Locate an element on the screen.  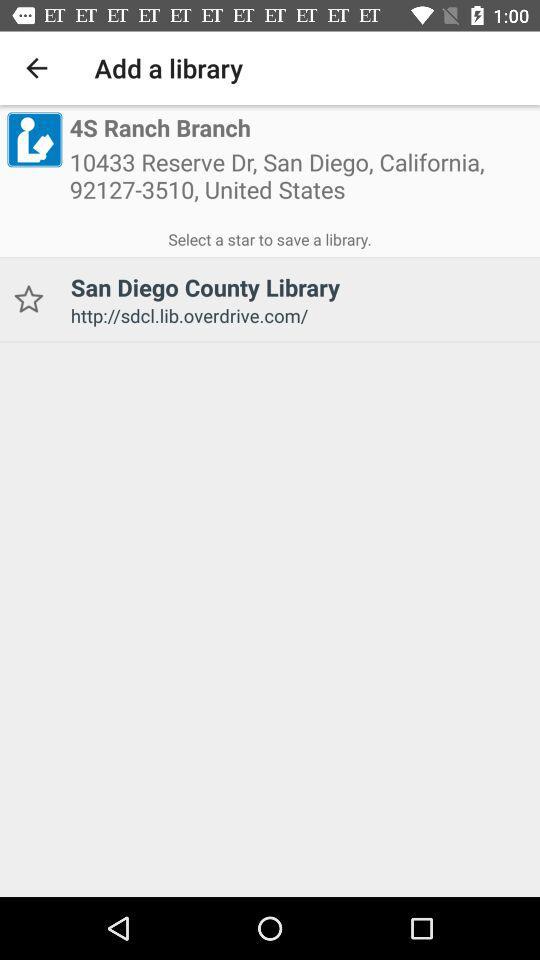
bookmark san diego library is located at coordinates (27, 298).